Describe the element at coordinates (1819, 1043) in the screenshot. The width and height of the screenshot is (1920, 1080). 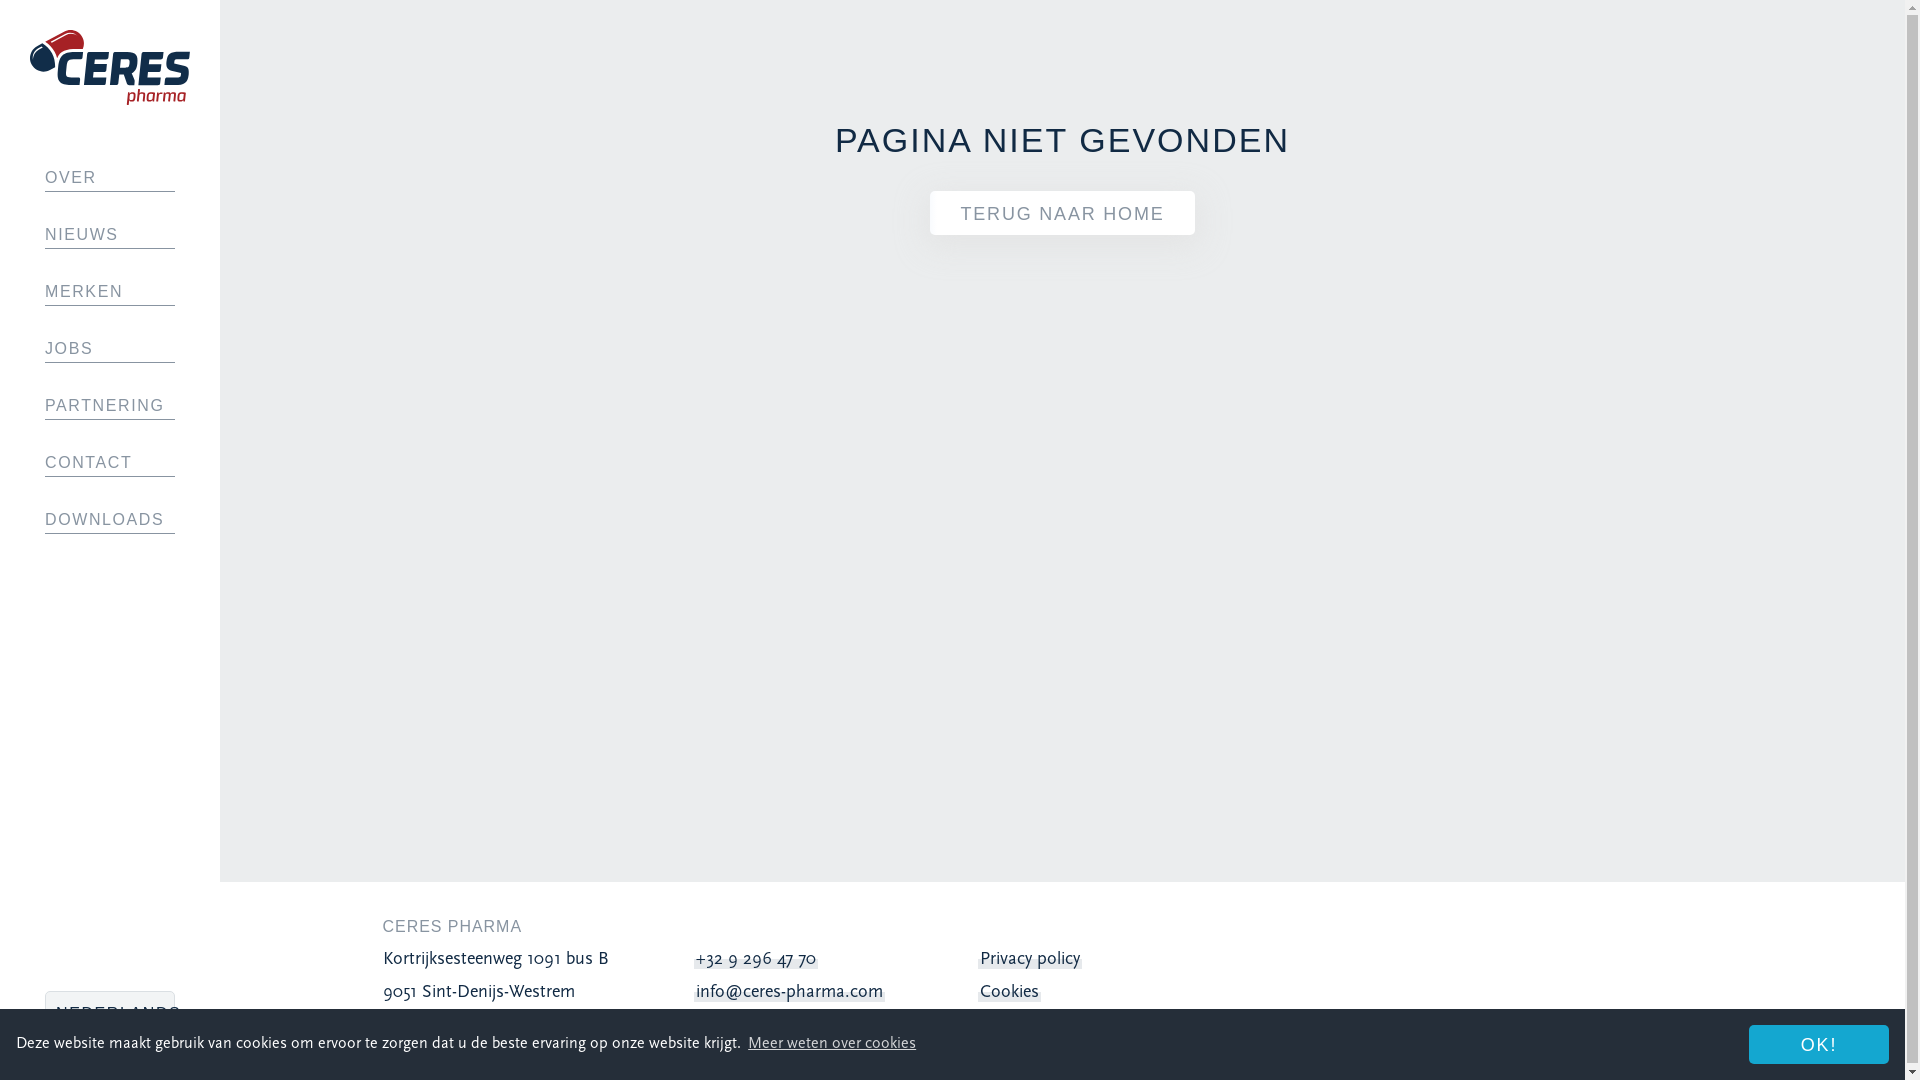
I see `'OK!'` at that location.